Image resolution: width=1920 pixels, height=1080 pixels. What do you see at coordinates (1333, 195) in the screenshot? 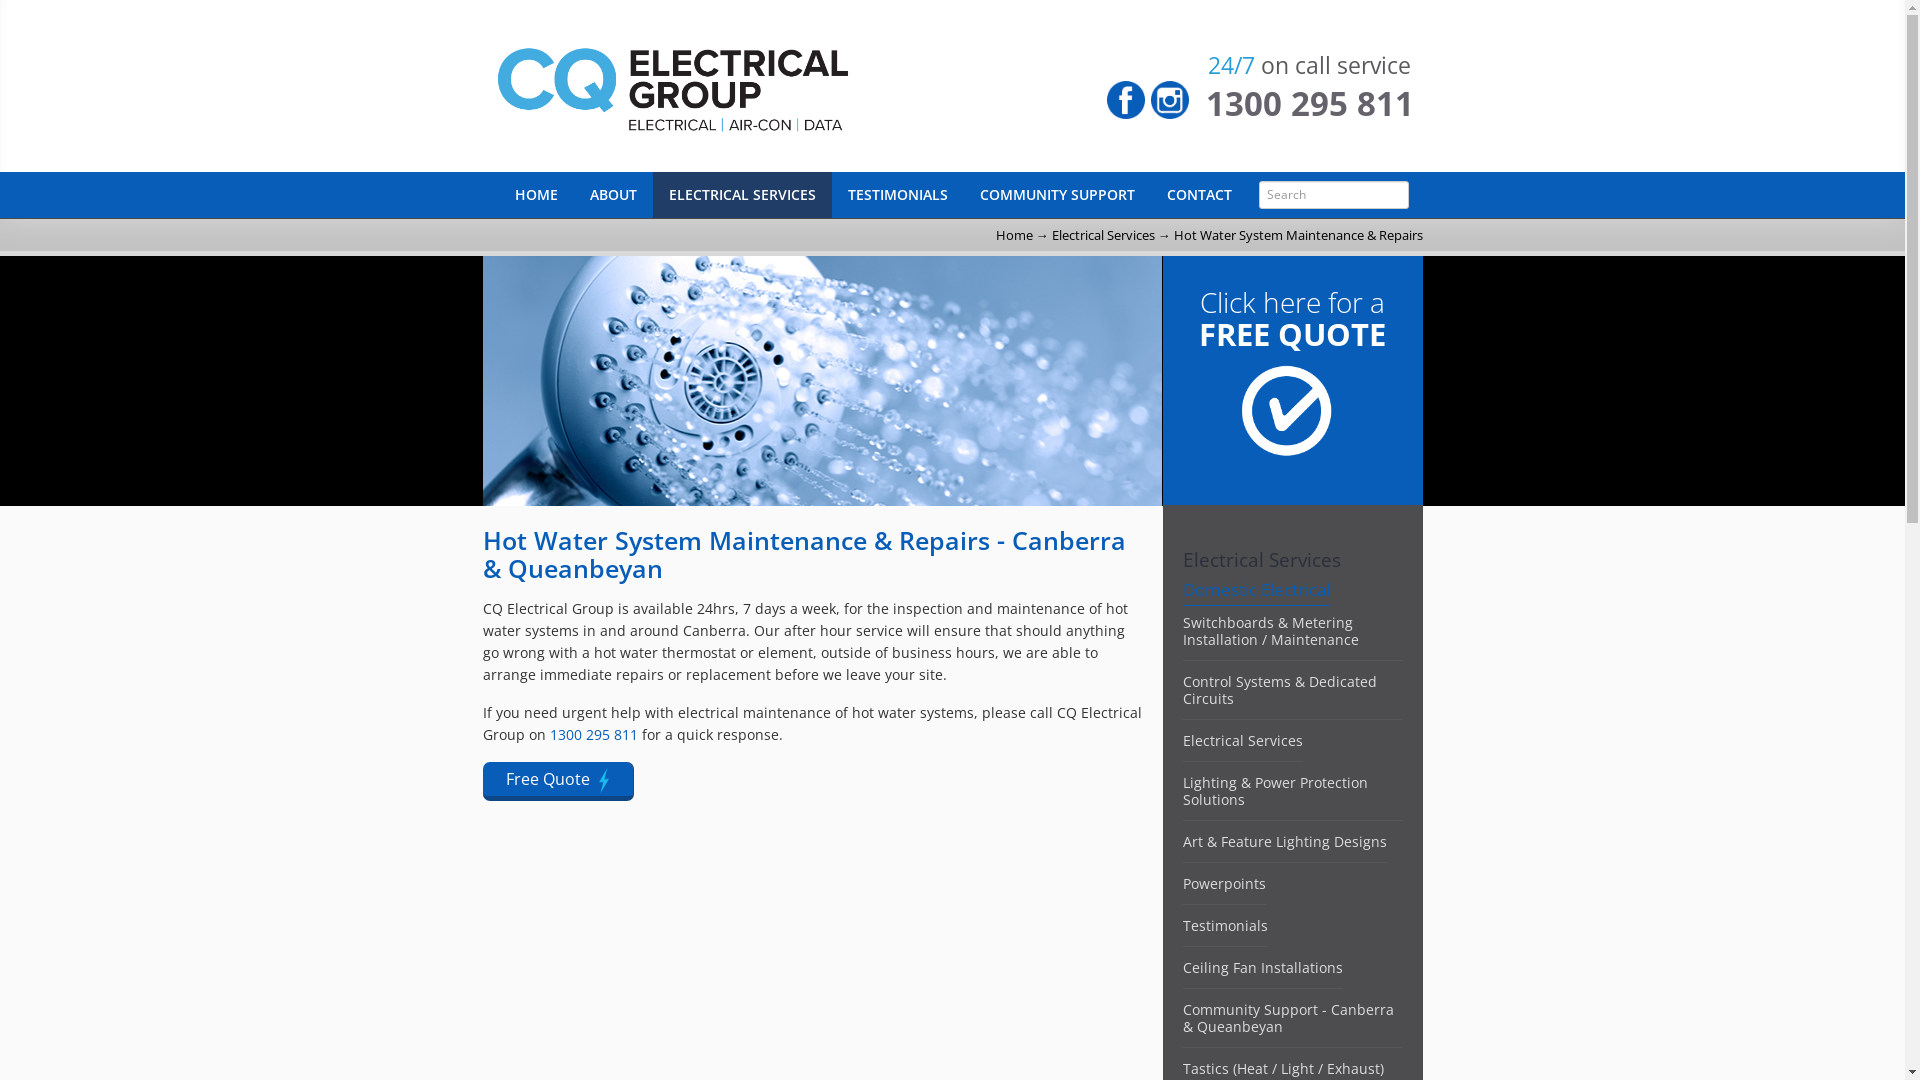
I see `'Enter the terms you wish to search for.'` at bounding box center [1333, 195].